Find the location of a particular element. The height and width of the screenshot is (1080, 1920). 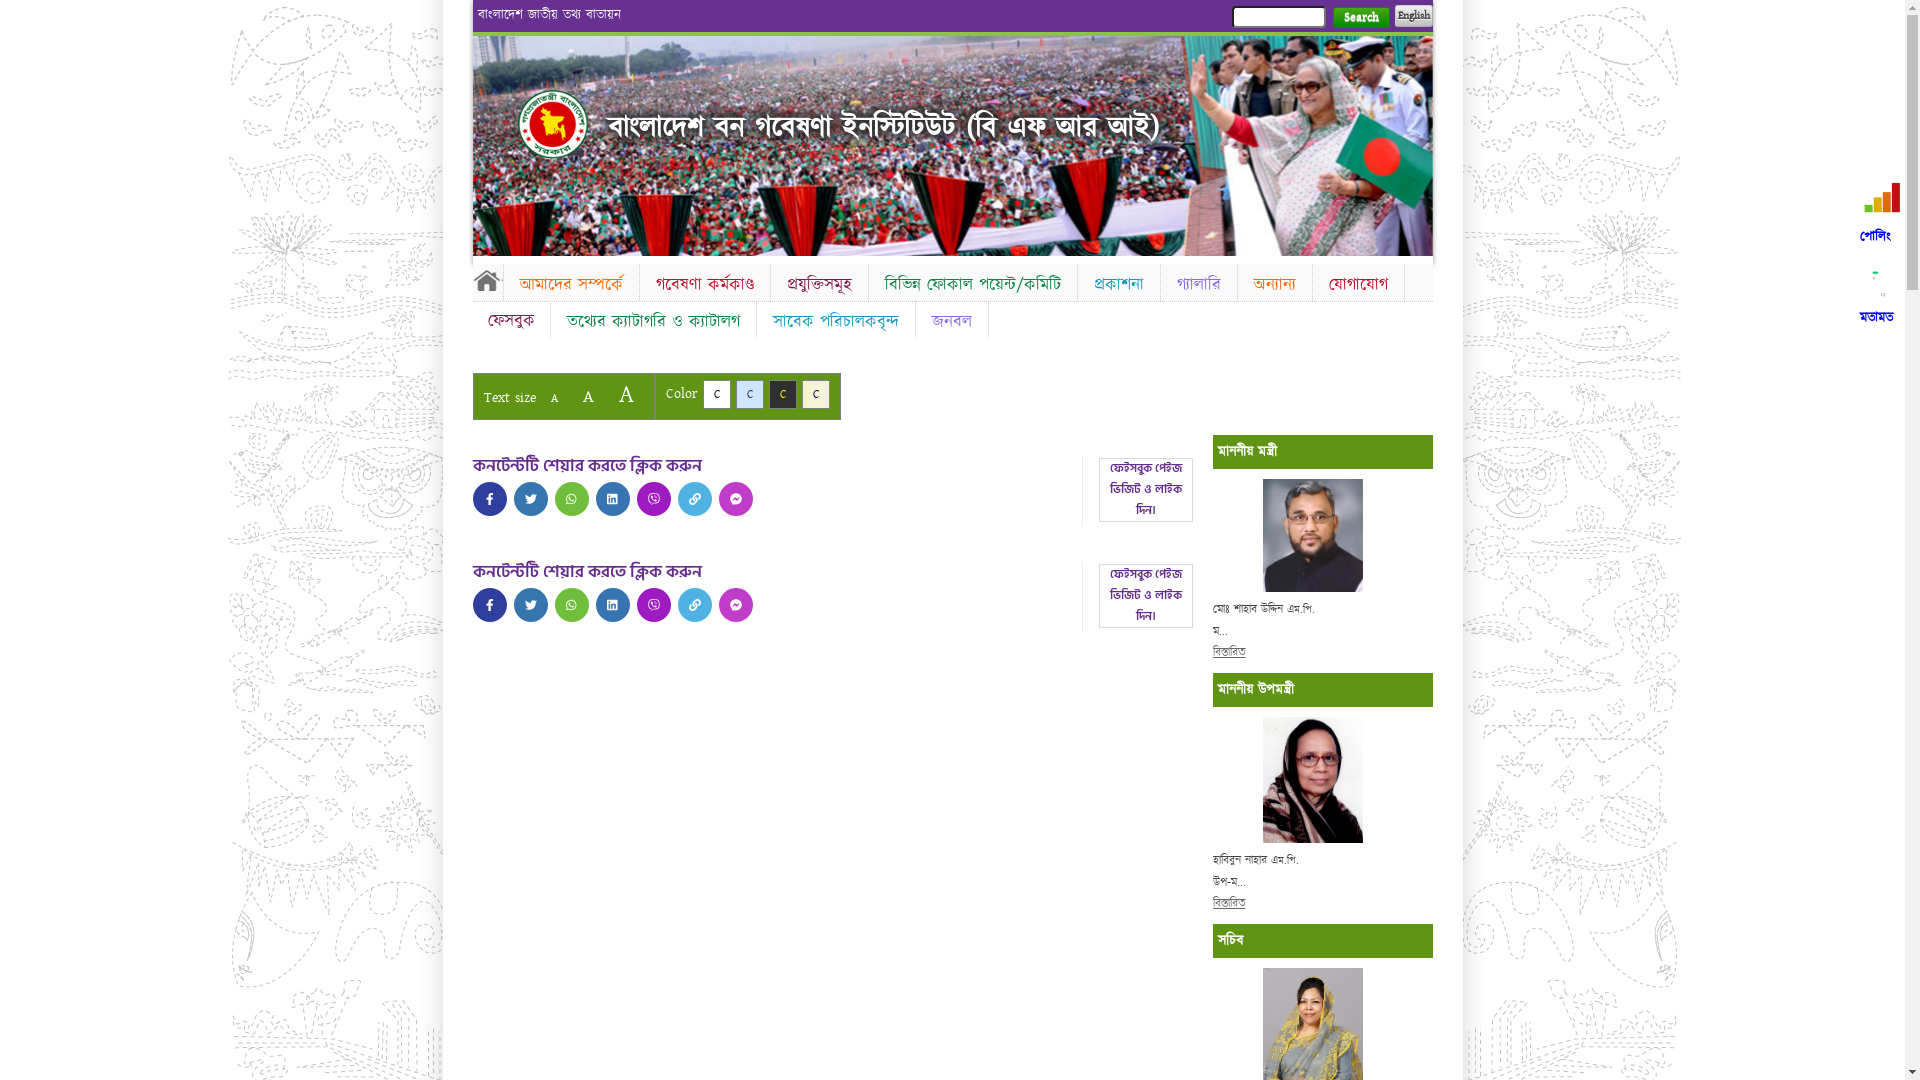

'A' is located at coordinates (624, 394).